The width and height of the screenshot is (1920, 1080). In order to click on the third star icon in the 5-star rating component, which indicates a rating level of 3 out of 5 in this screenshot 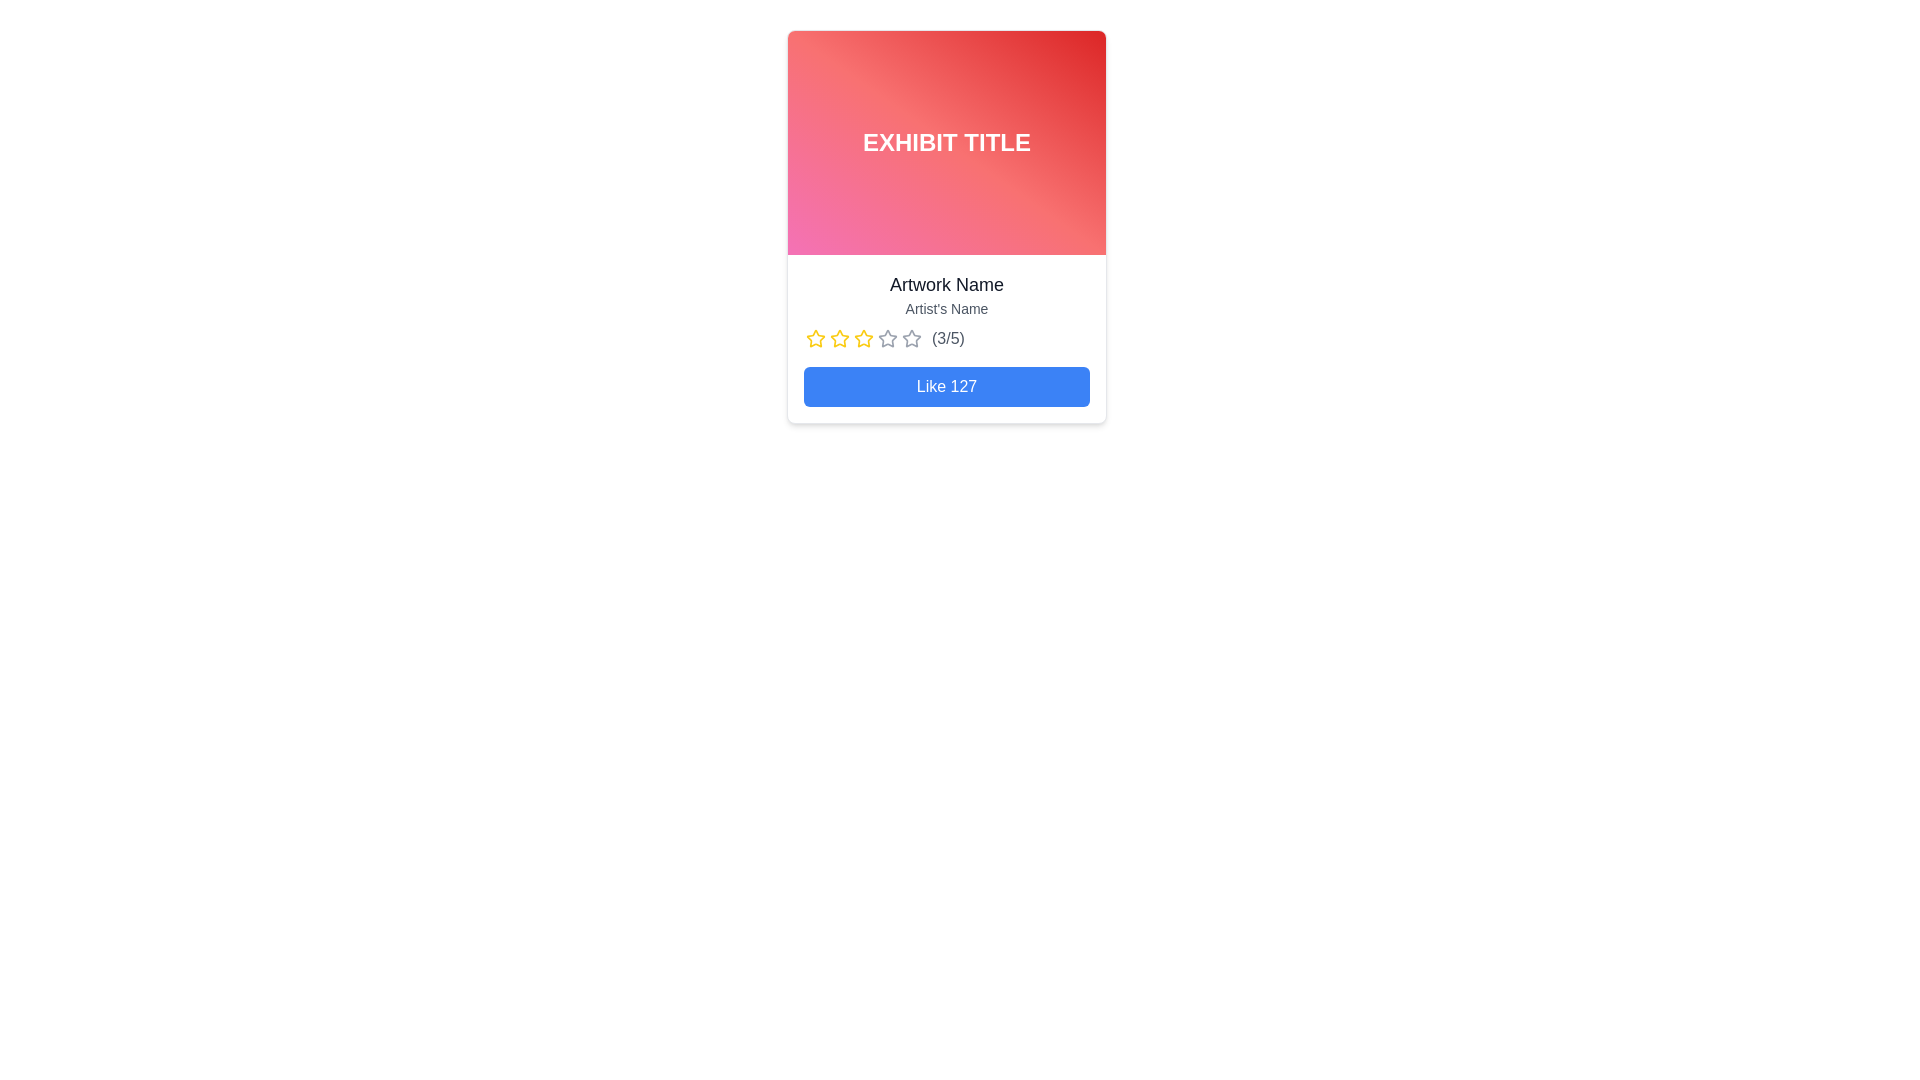, I will do `click(887, 337)`.